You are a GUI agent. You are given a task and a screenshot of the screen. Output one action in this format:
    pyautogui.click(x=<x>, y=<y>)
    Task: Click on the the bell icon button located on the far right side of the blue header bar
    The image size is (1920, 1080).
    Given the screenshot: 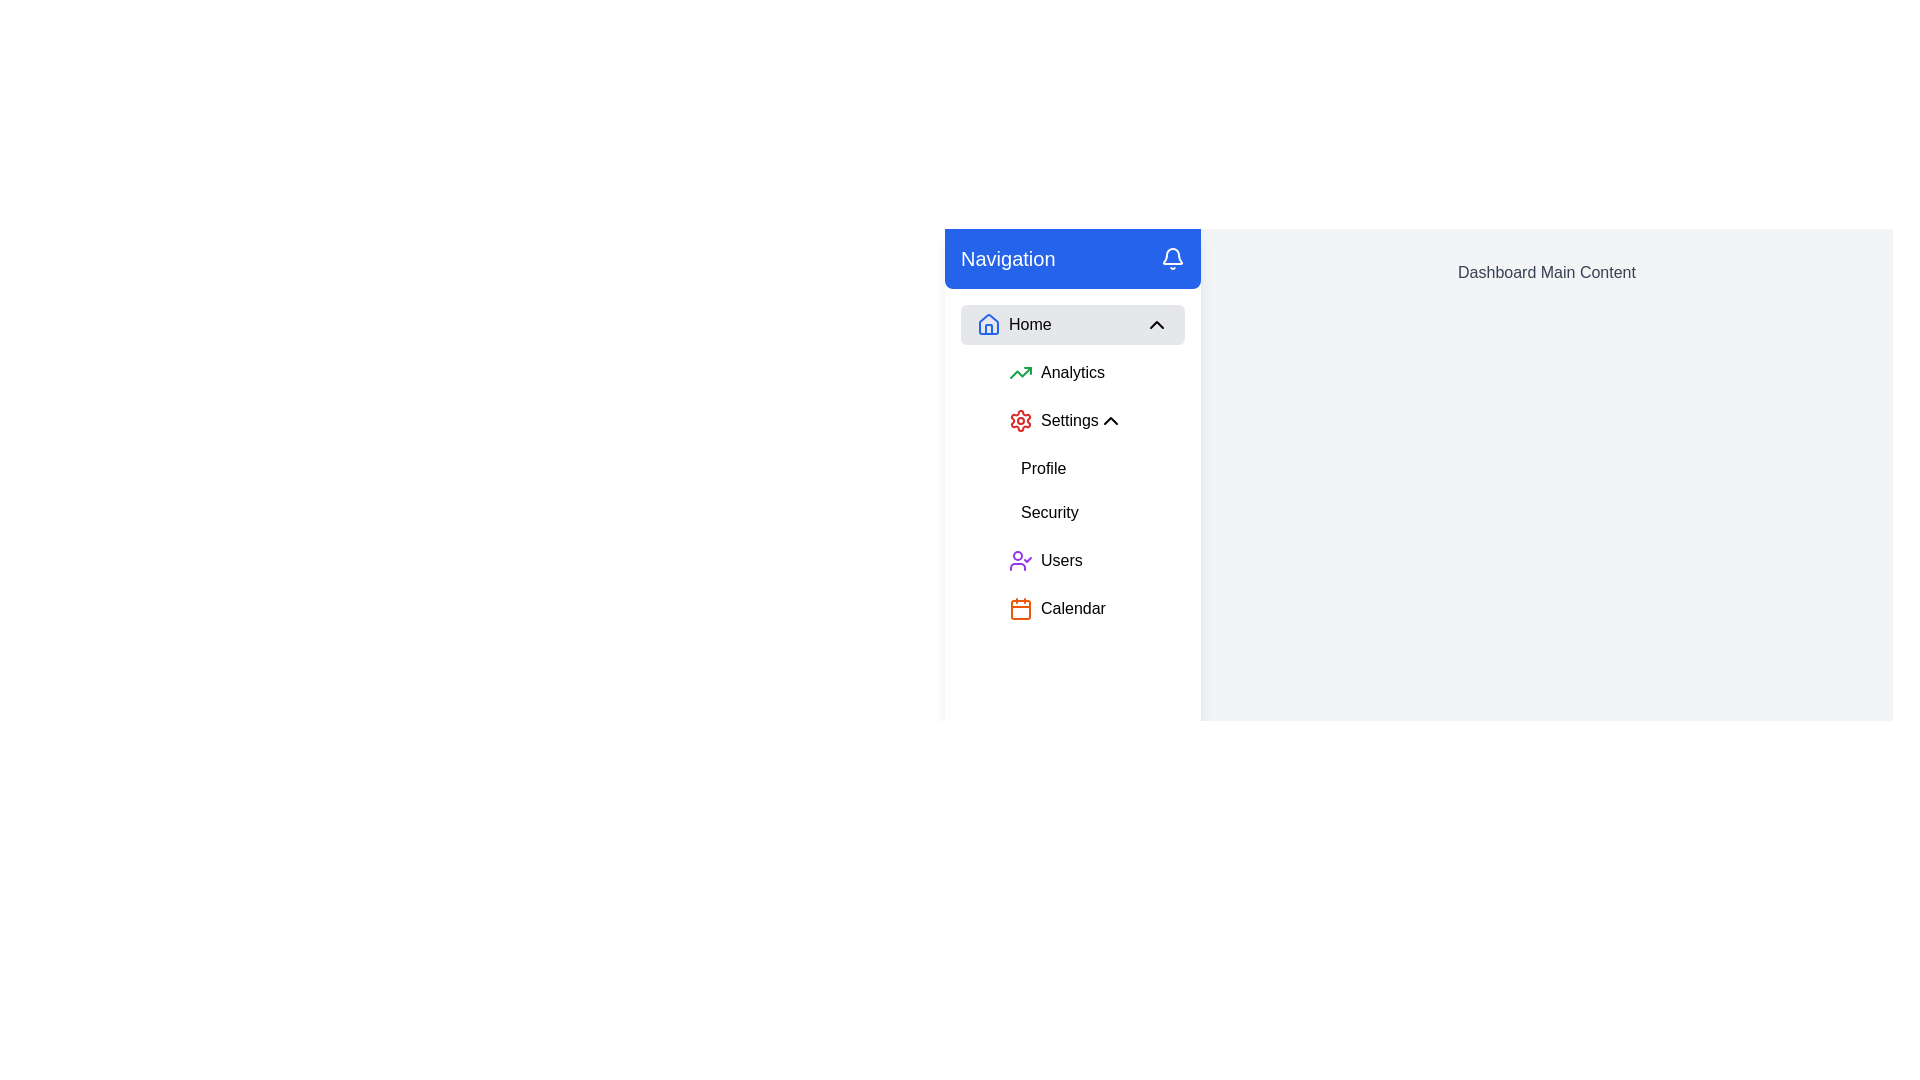 What is the action you would take?
    pyautogui.click(x=1172, y=257)
    